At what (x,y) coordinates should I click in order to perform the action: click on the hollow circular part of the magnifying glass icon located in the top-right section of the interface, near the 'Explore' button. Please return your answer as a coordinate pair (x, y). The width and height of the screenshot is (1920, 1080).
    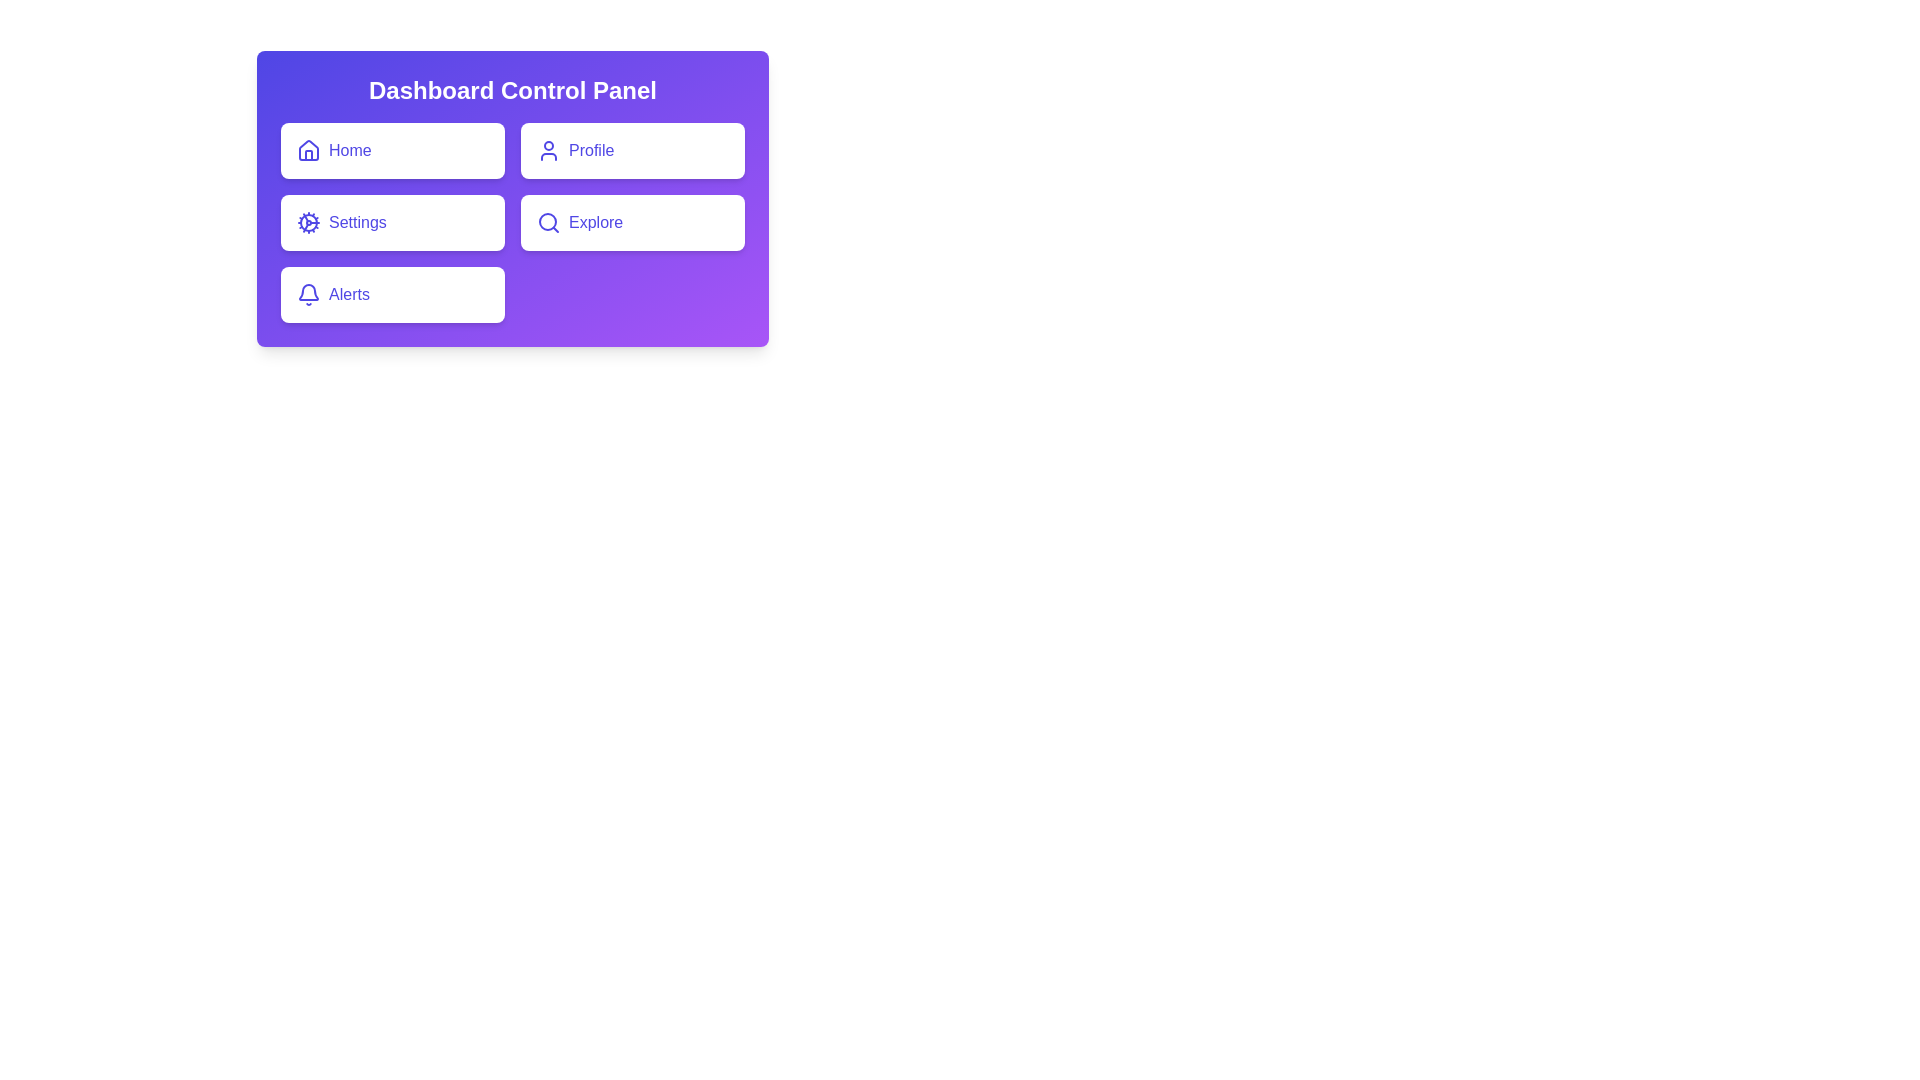
    Looking at the image, I should click on (547, 222).